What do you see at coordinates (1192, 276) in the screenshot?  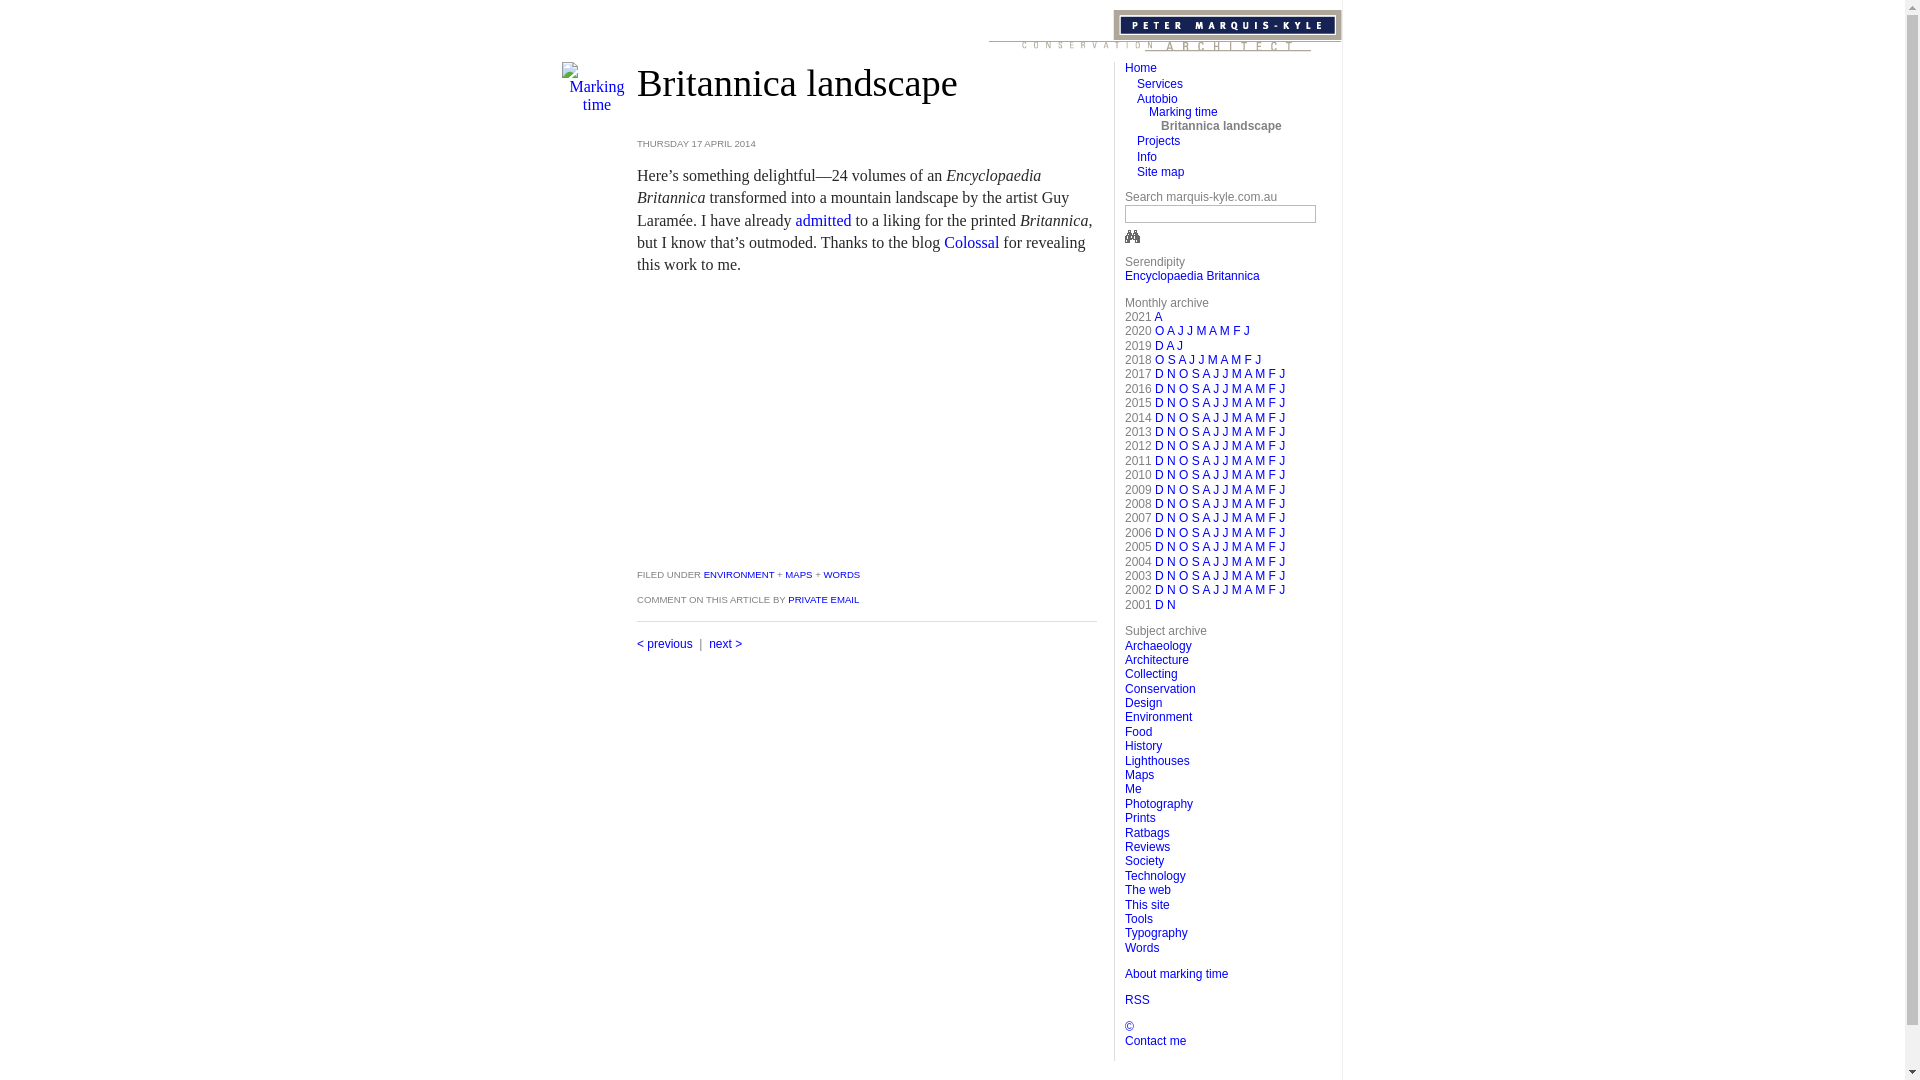 I see `'Encyclopaedia Britannica'` at bounding box center [1192, 276].